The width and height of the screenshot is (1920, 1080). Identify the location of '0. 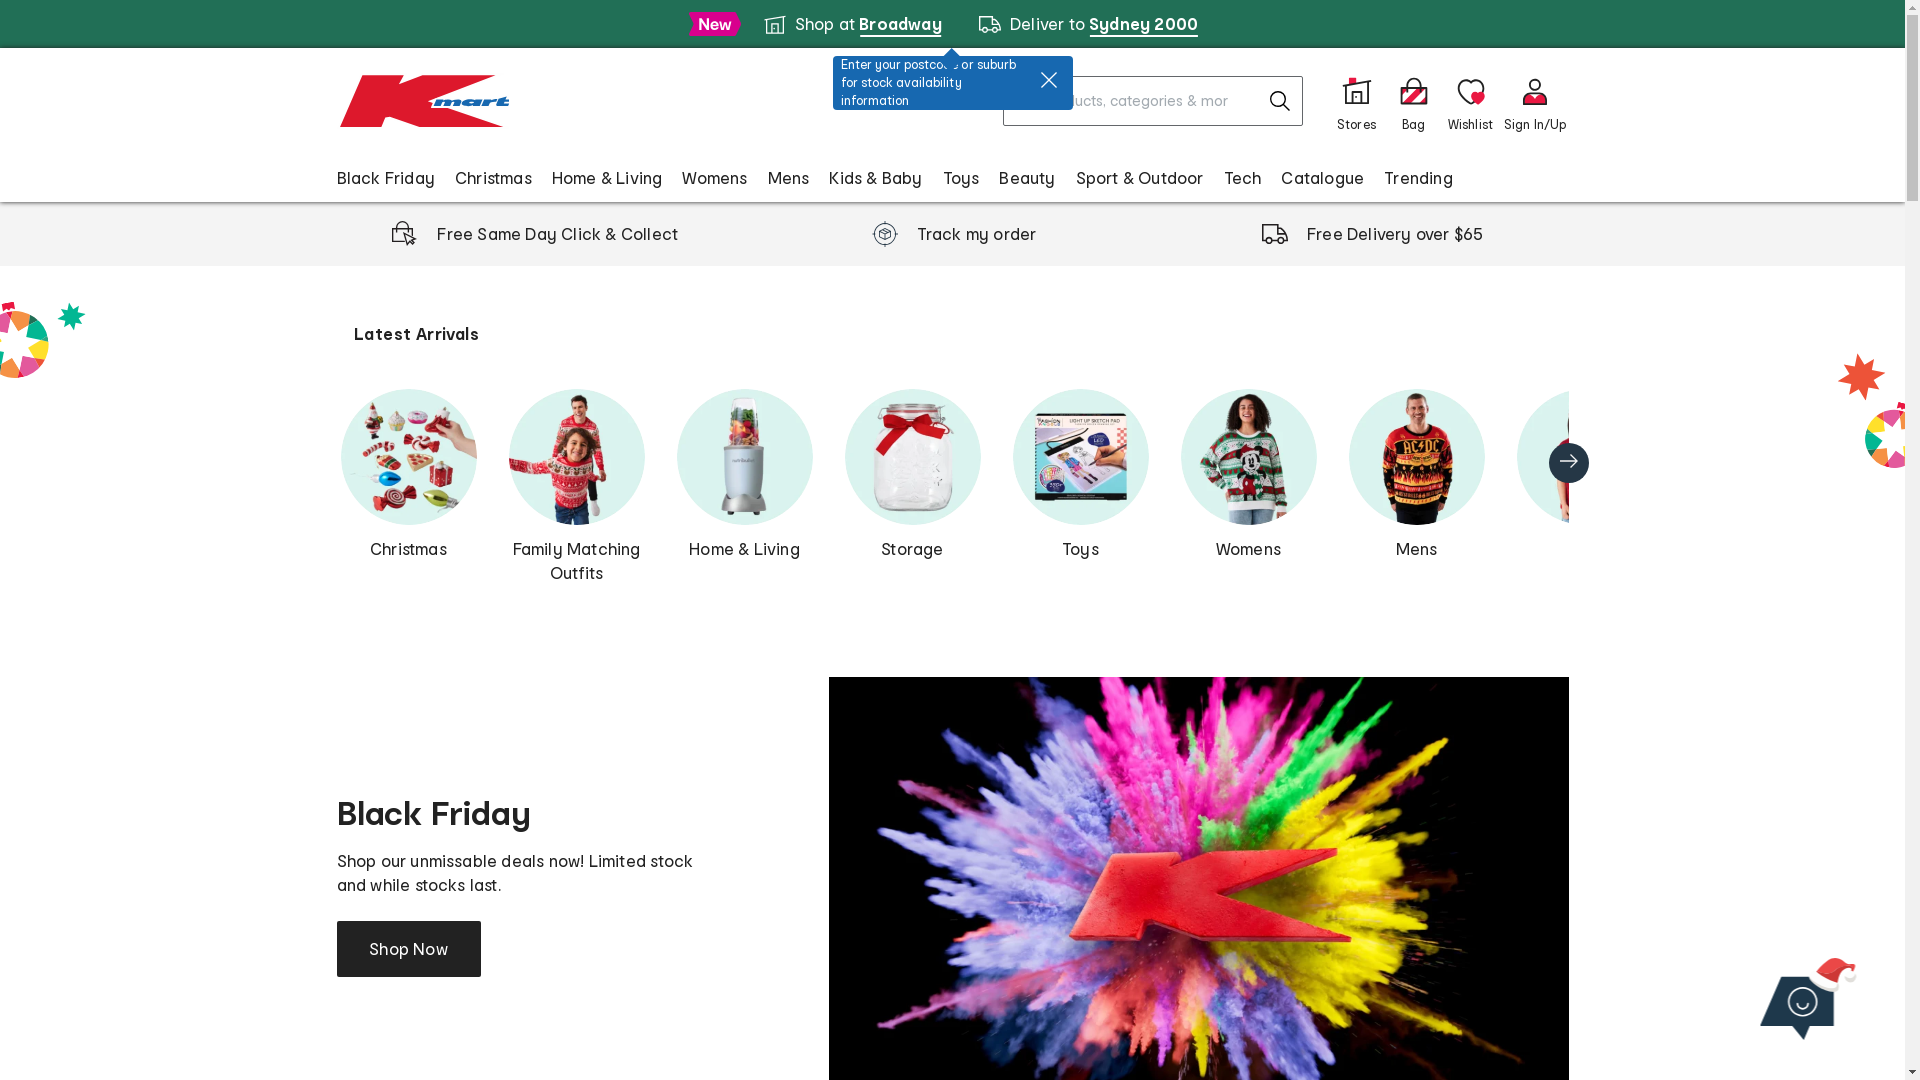
(1413, 100).